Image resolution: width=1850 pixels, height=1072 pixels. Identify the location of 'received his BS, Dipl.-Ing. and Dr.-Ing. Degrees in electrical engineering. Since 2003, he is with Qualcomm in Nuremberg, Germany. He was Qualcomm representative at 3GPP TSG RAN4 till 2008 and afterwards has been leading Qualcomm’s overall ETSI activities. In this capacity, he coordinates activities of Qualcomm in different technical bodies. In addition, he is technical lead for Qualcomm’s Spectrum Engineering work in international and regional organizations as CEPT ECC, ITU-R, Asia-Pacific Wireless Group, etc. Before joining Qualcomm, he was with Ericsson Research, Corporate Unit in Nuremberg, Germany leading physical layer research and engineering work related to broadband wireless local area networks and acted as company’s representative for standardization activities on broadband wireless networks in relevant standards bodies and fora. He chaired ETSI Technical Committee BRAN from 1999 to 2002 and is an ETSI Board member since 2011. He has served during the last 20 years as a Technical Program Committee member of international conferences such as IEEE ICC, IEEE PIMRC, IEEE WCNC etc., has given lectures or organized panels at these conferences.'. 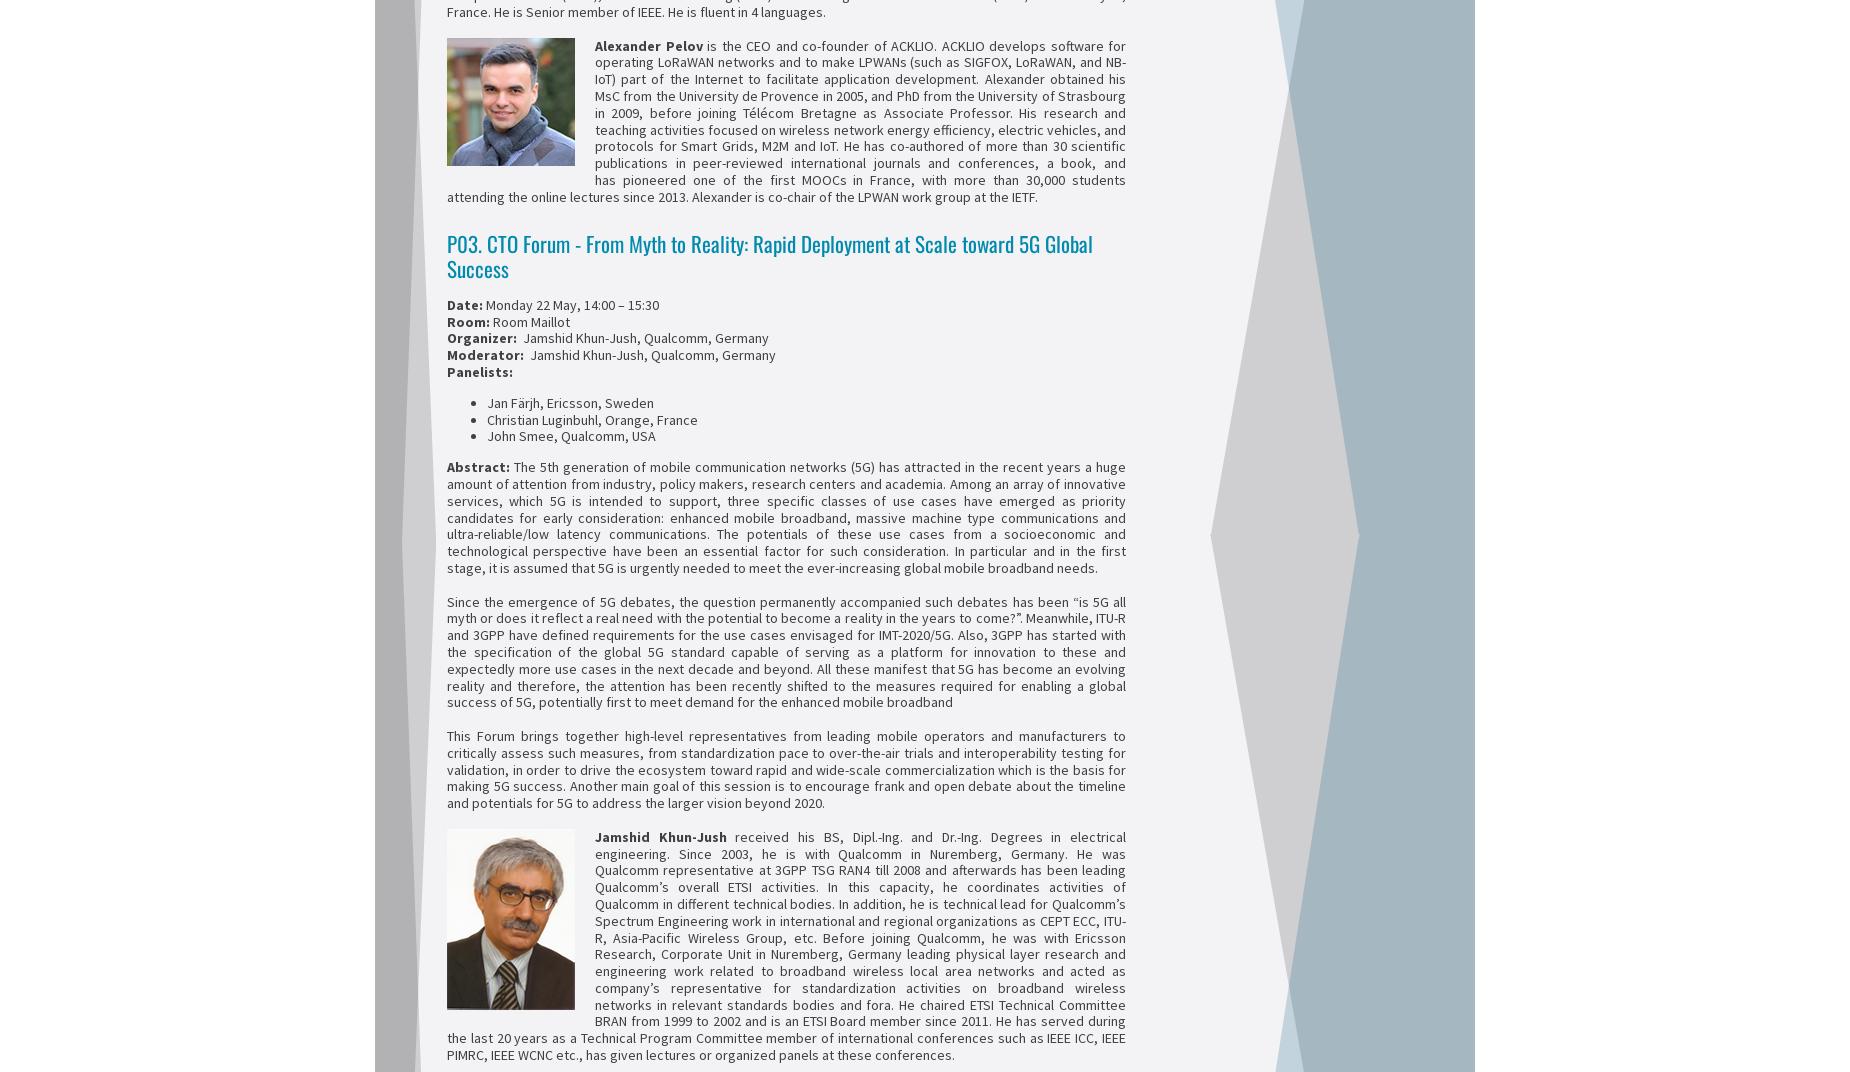
(786, 944).